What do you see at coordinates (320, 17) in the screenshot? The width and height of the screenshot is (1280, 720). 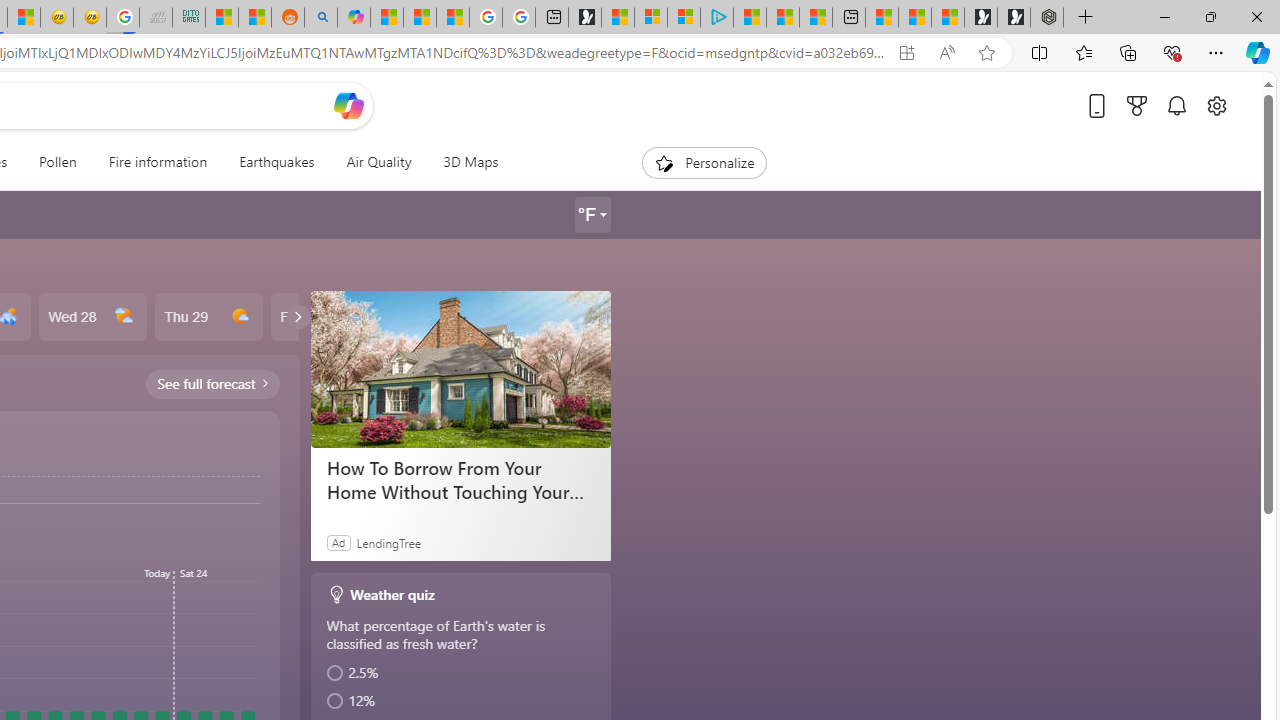 I see `'Utah sues federal government - Search'` at bounding box center [320, 17].